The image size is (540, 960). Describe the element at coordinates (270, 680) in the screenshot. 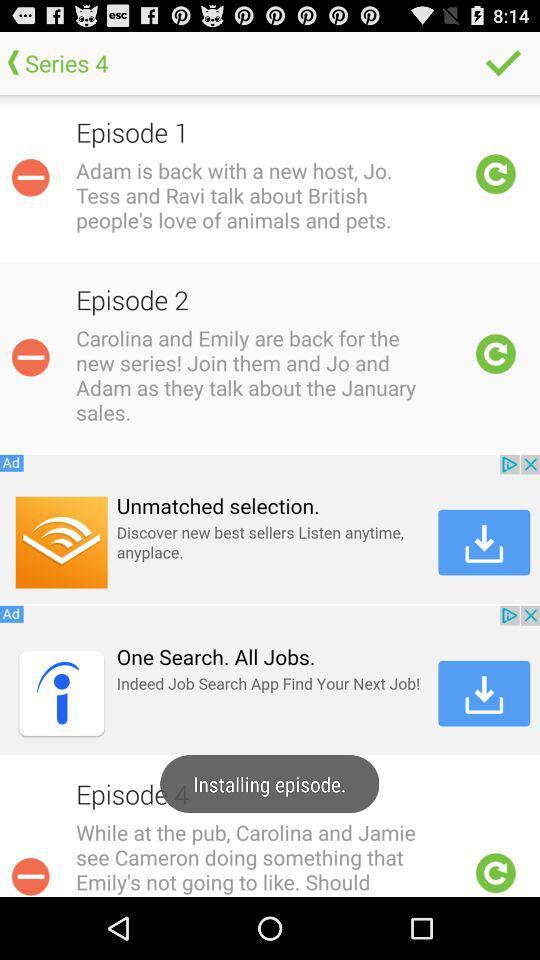

I see `download app of indeed` at that location.